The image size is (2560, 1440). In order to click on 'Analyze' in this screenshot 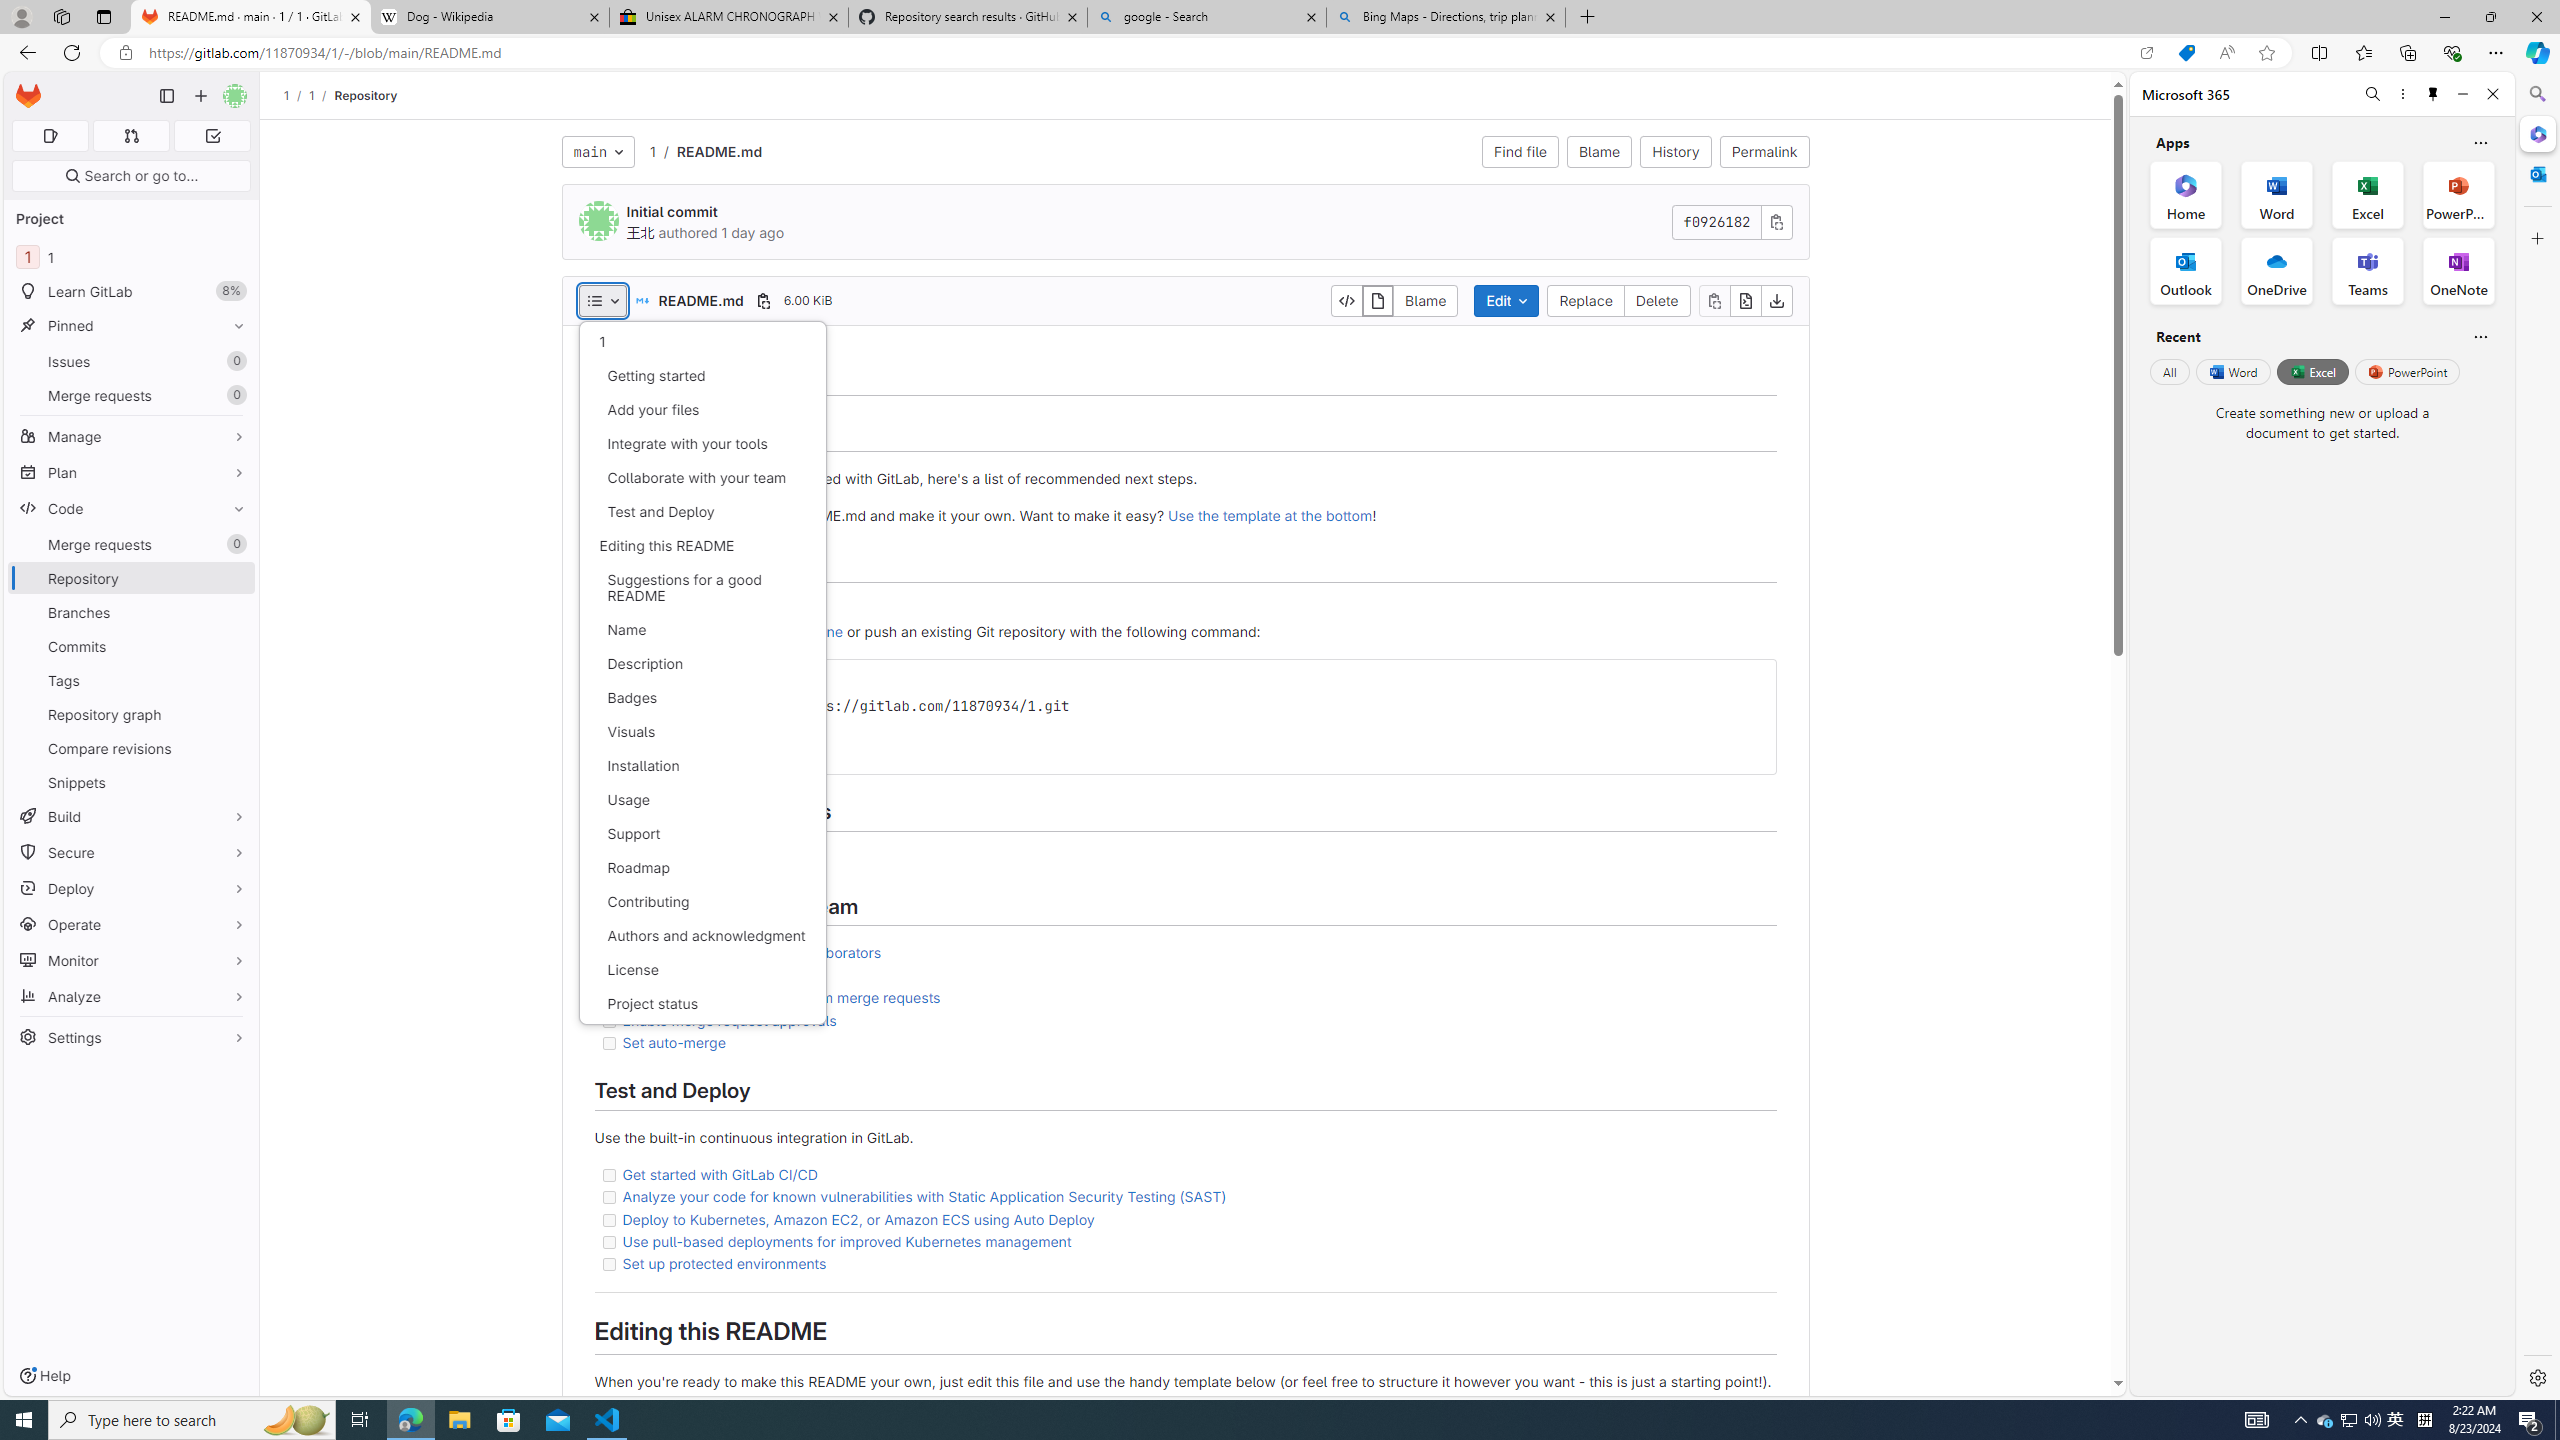, I will do `click(130, 995)`.